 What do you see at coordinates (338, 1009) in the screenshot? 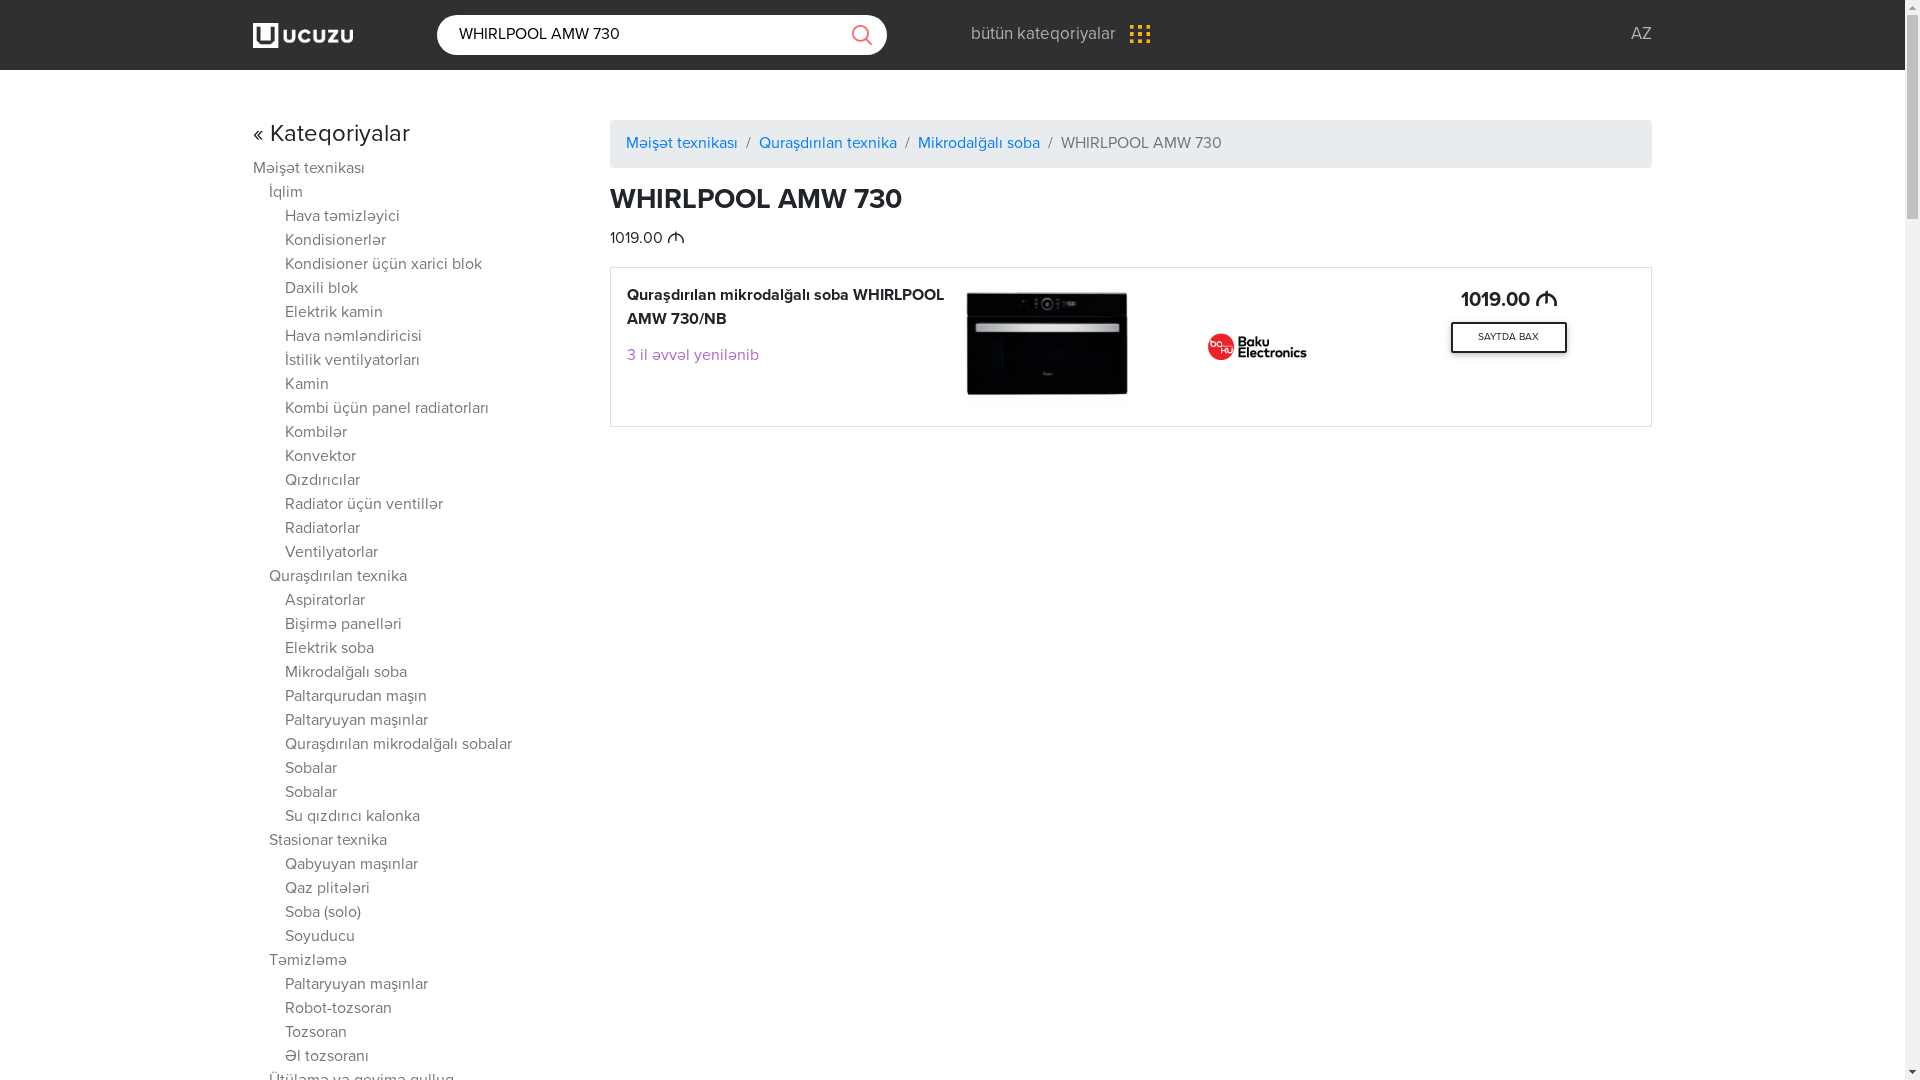
I see `'Robot-tozsoran'` at bounding box center [338, 1009].